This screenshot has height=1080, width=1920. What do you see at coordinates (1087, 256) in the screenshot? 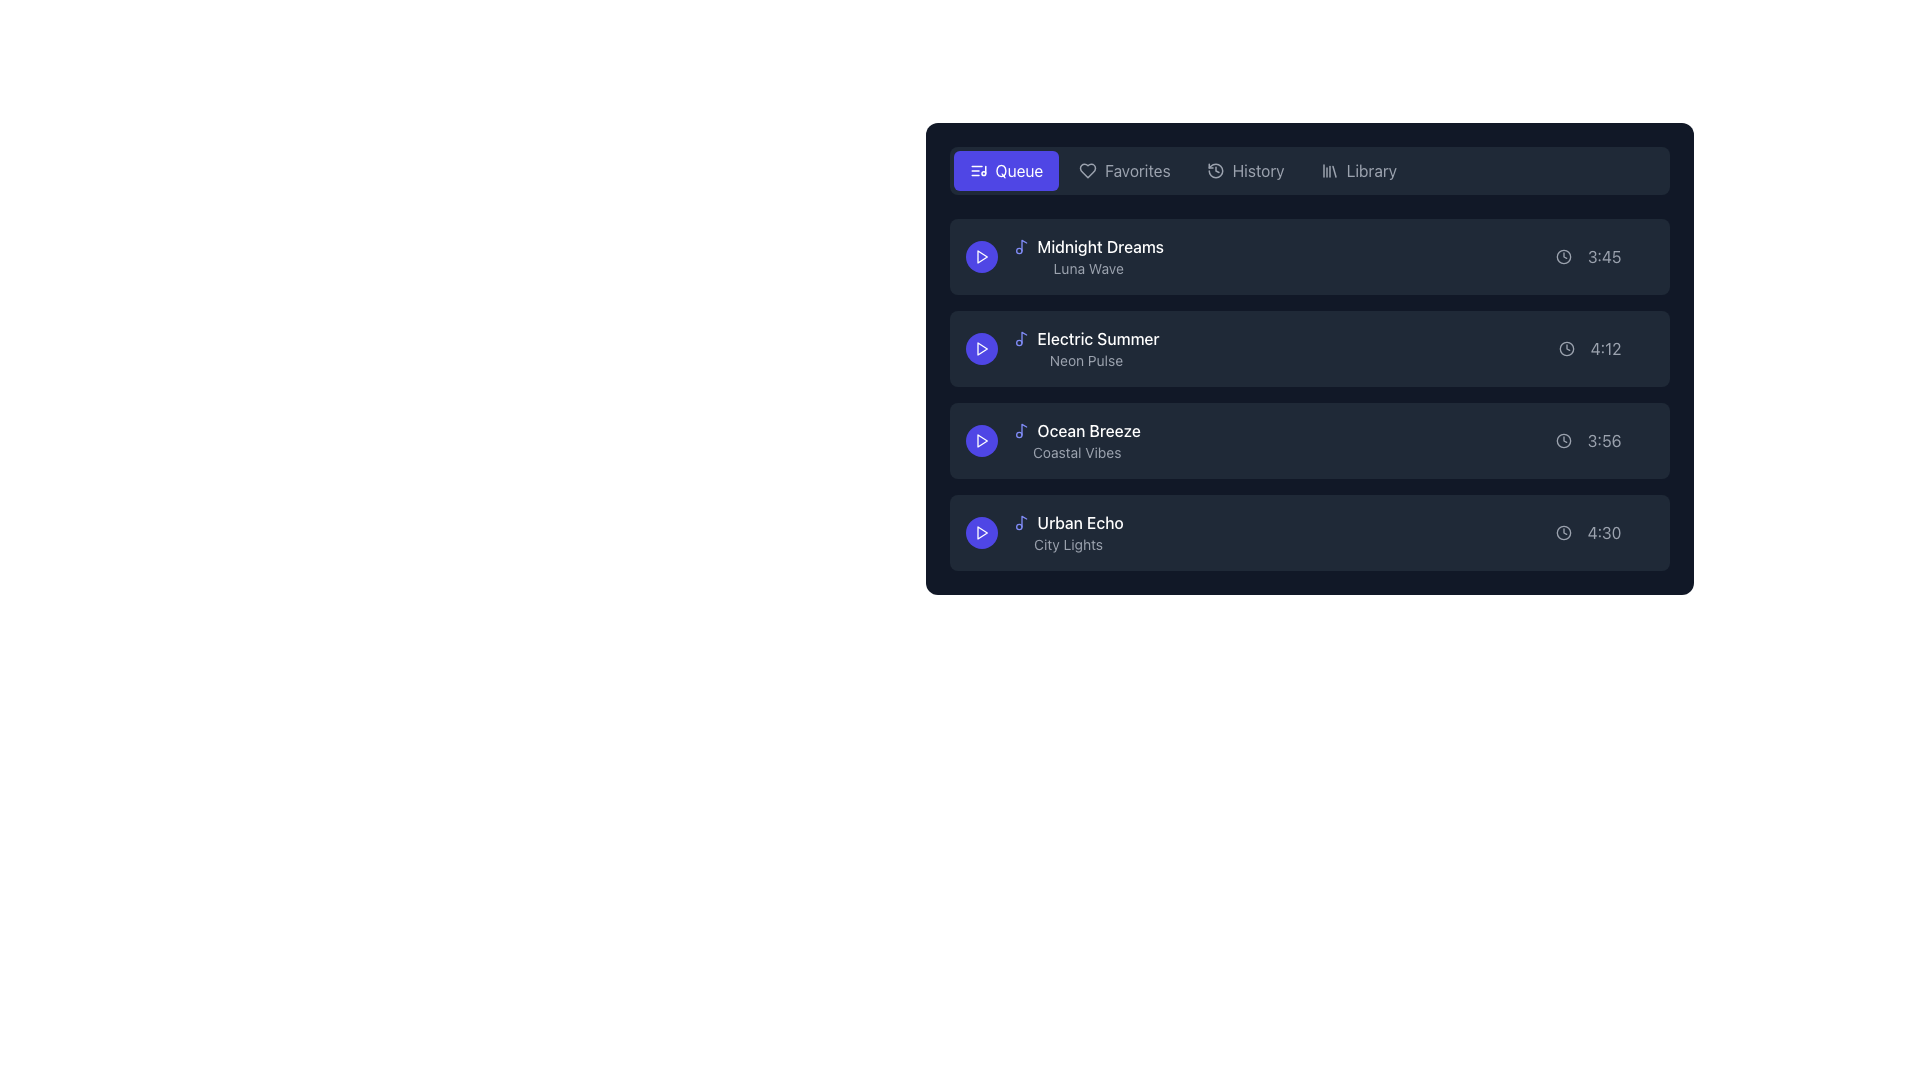
I see `on the first playlist entry in the list, titled 'Midnight Dreams' by 'Luna Wave', for advanced interaction` at bounding box center [1087, 256].